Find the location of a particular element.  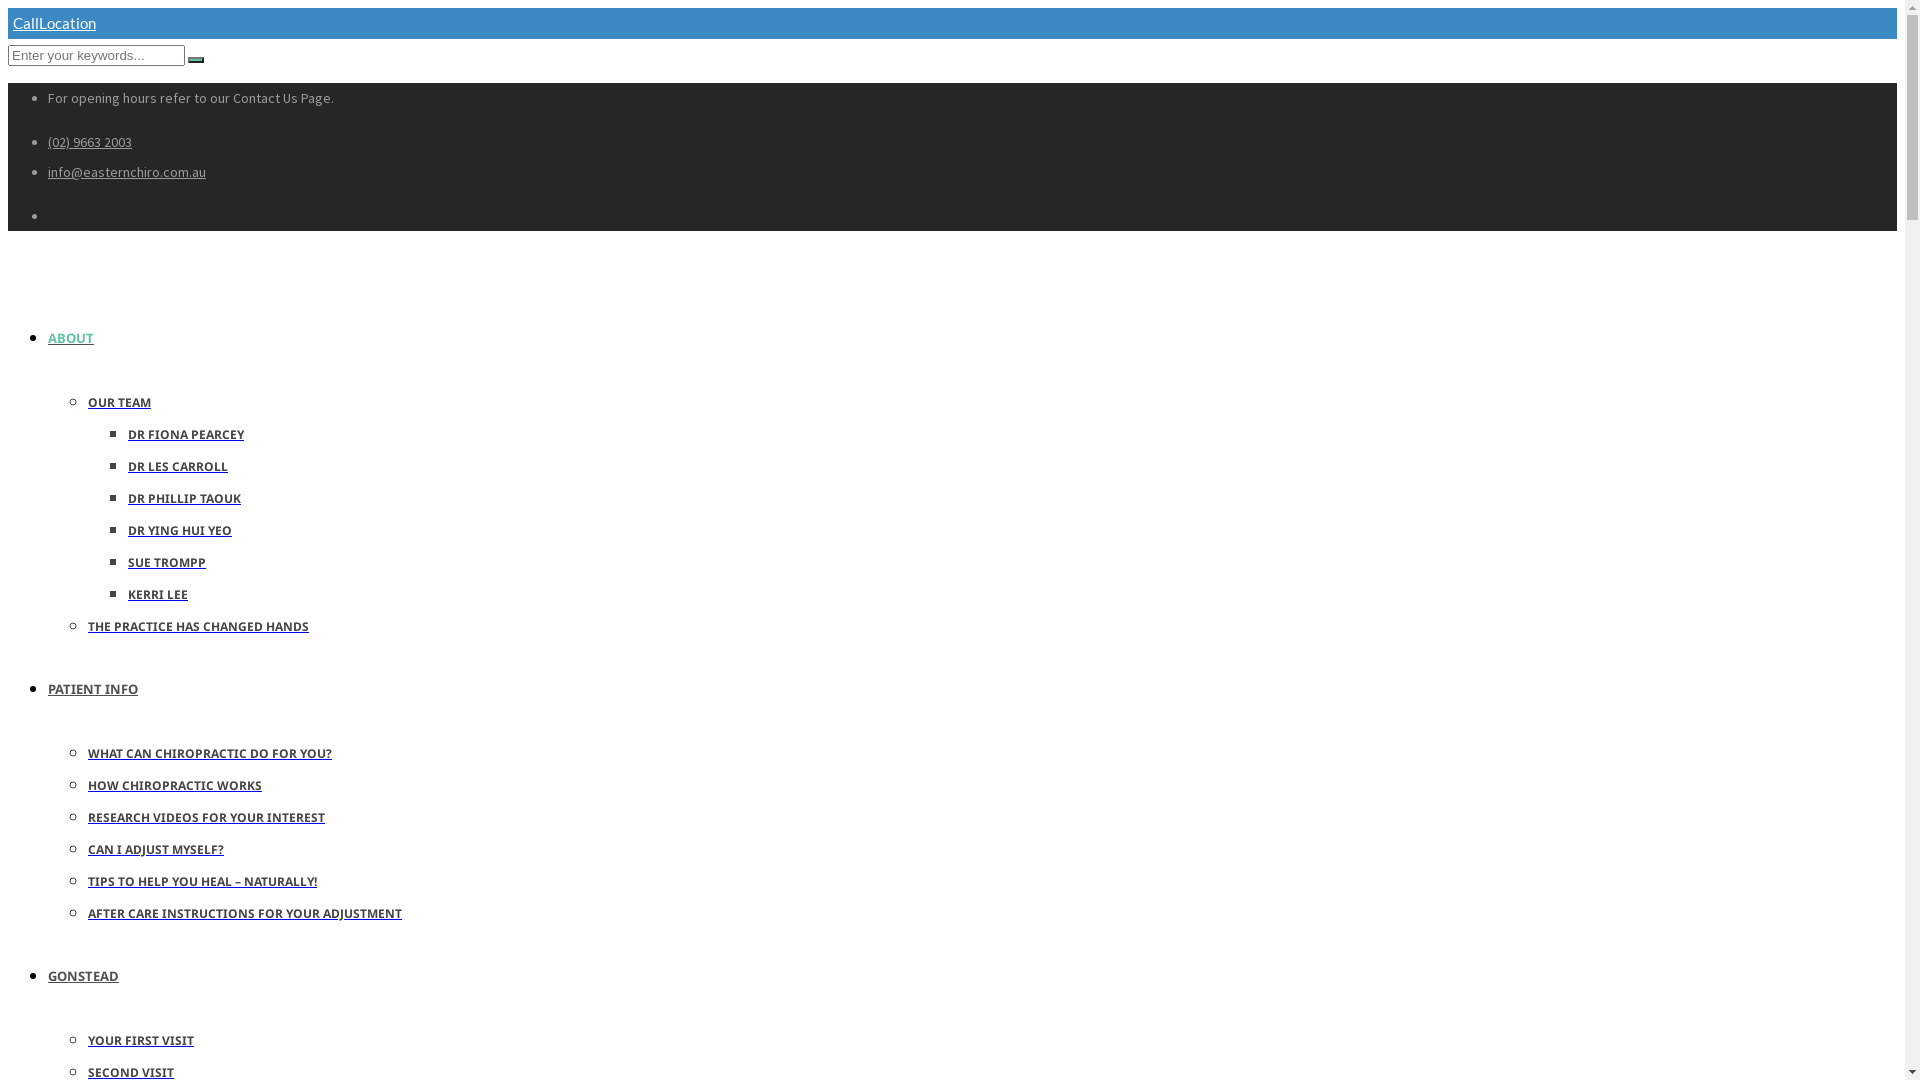

'PATIENT INFO' is located at coordinates (109, 686).